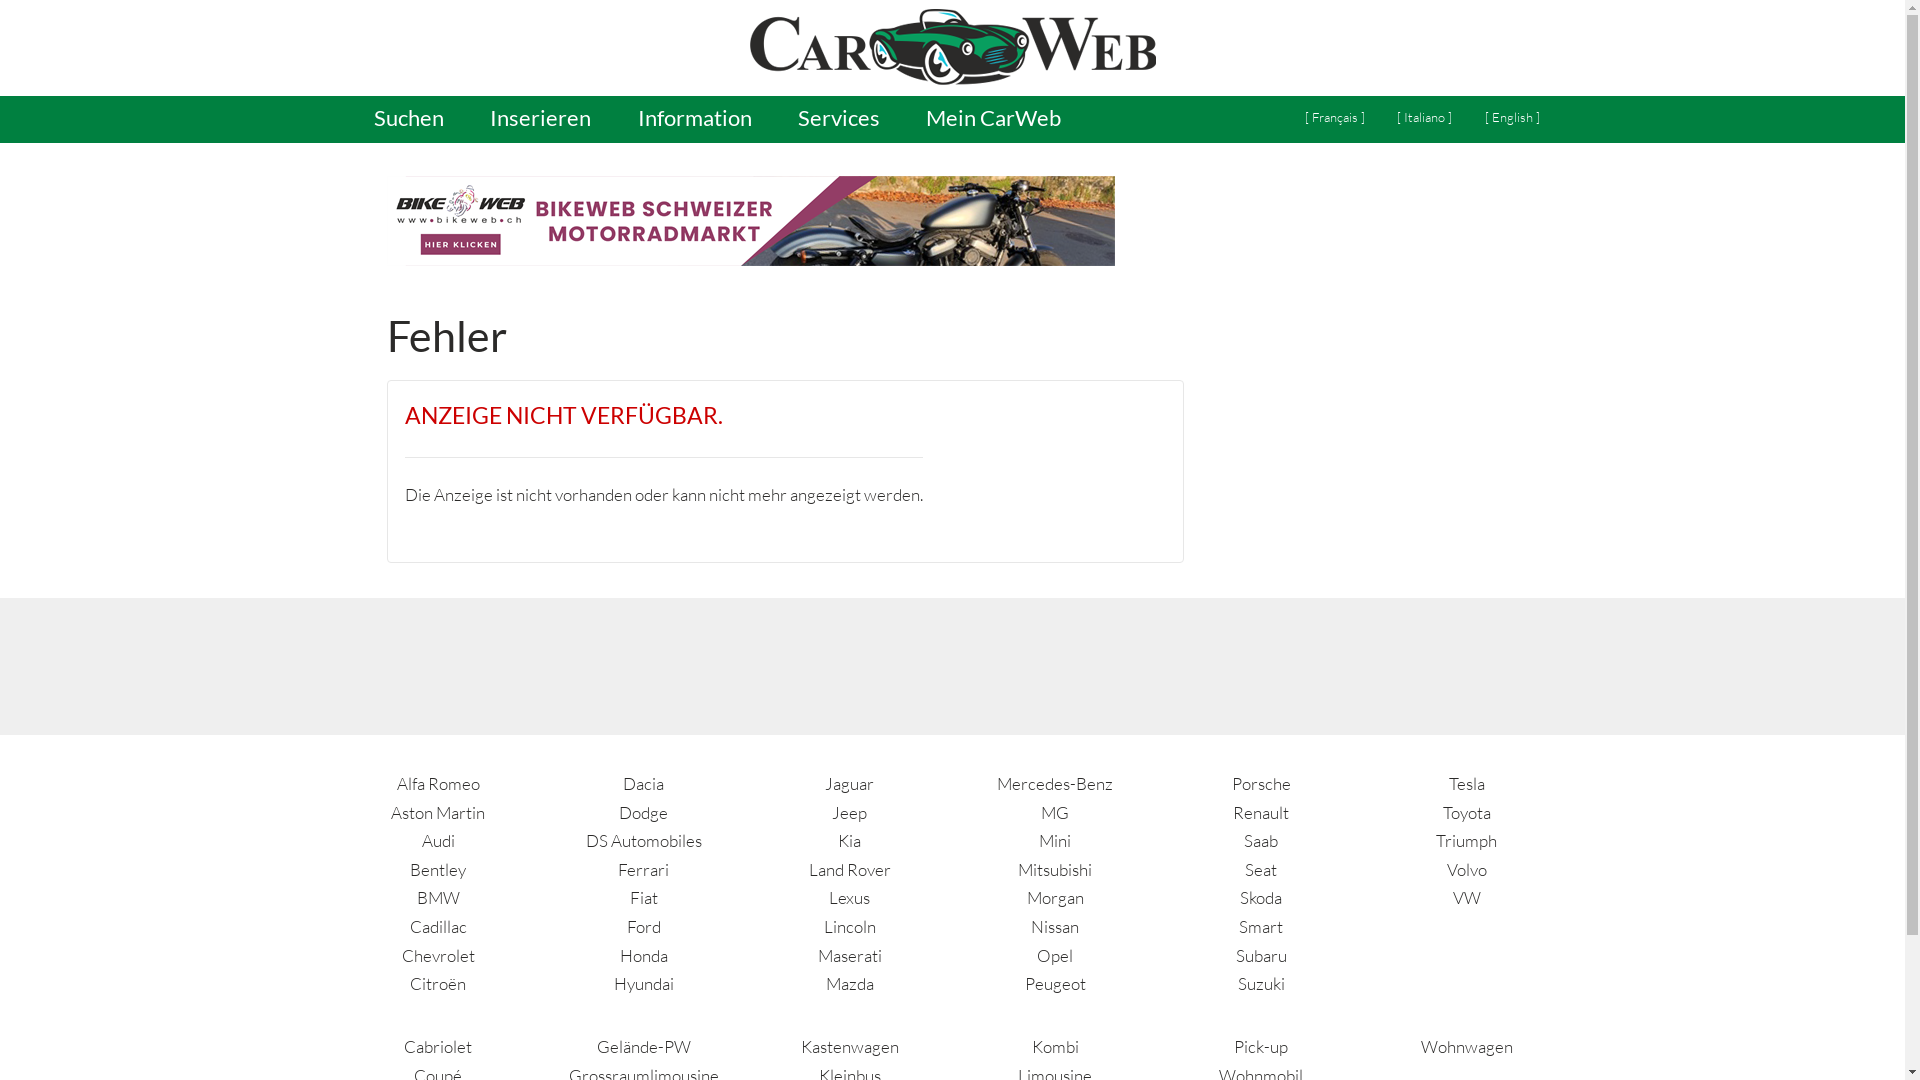 The width and height of the screenshot is (1920, 1080). Describe the element at coordinates (1242, 840) in the screenshot. I see `'Saab'` at that location.